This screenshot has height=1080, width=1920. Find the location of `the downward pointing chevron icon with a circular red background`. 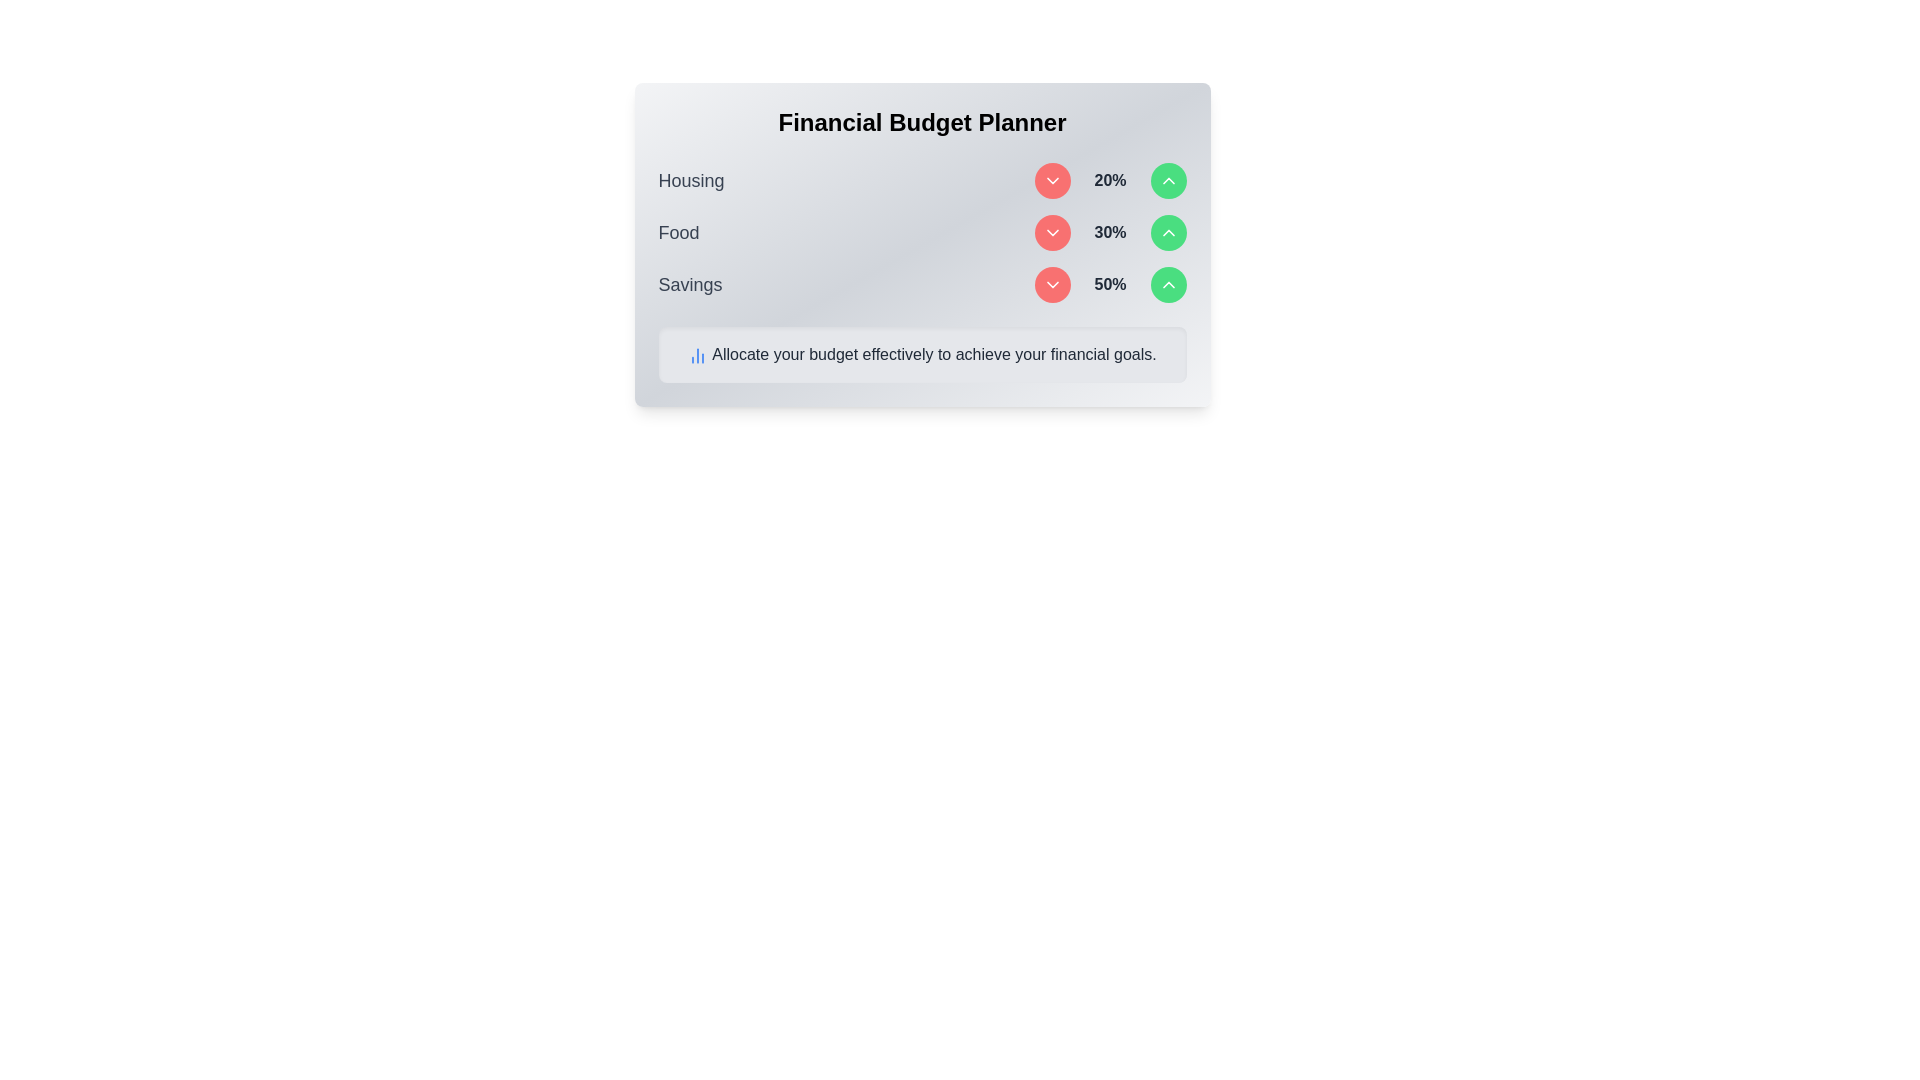

the downward pointing chevron icon with a circular red background is located at coordinates (1051, 231).